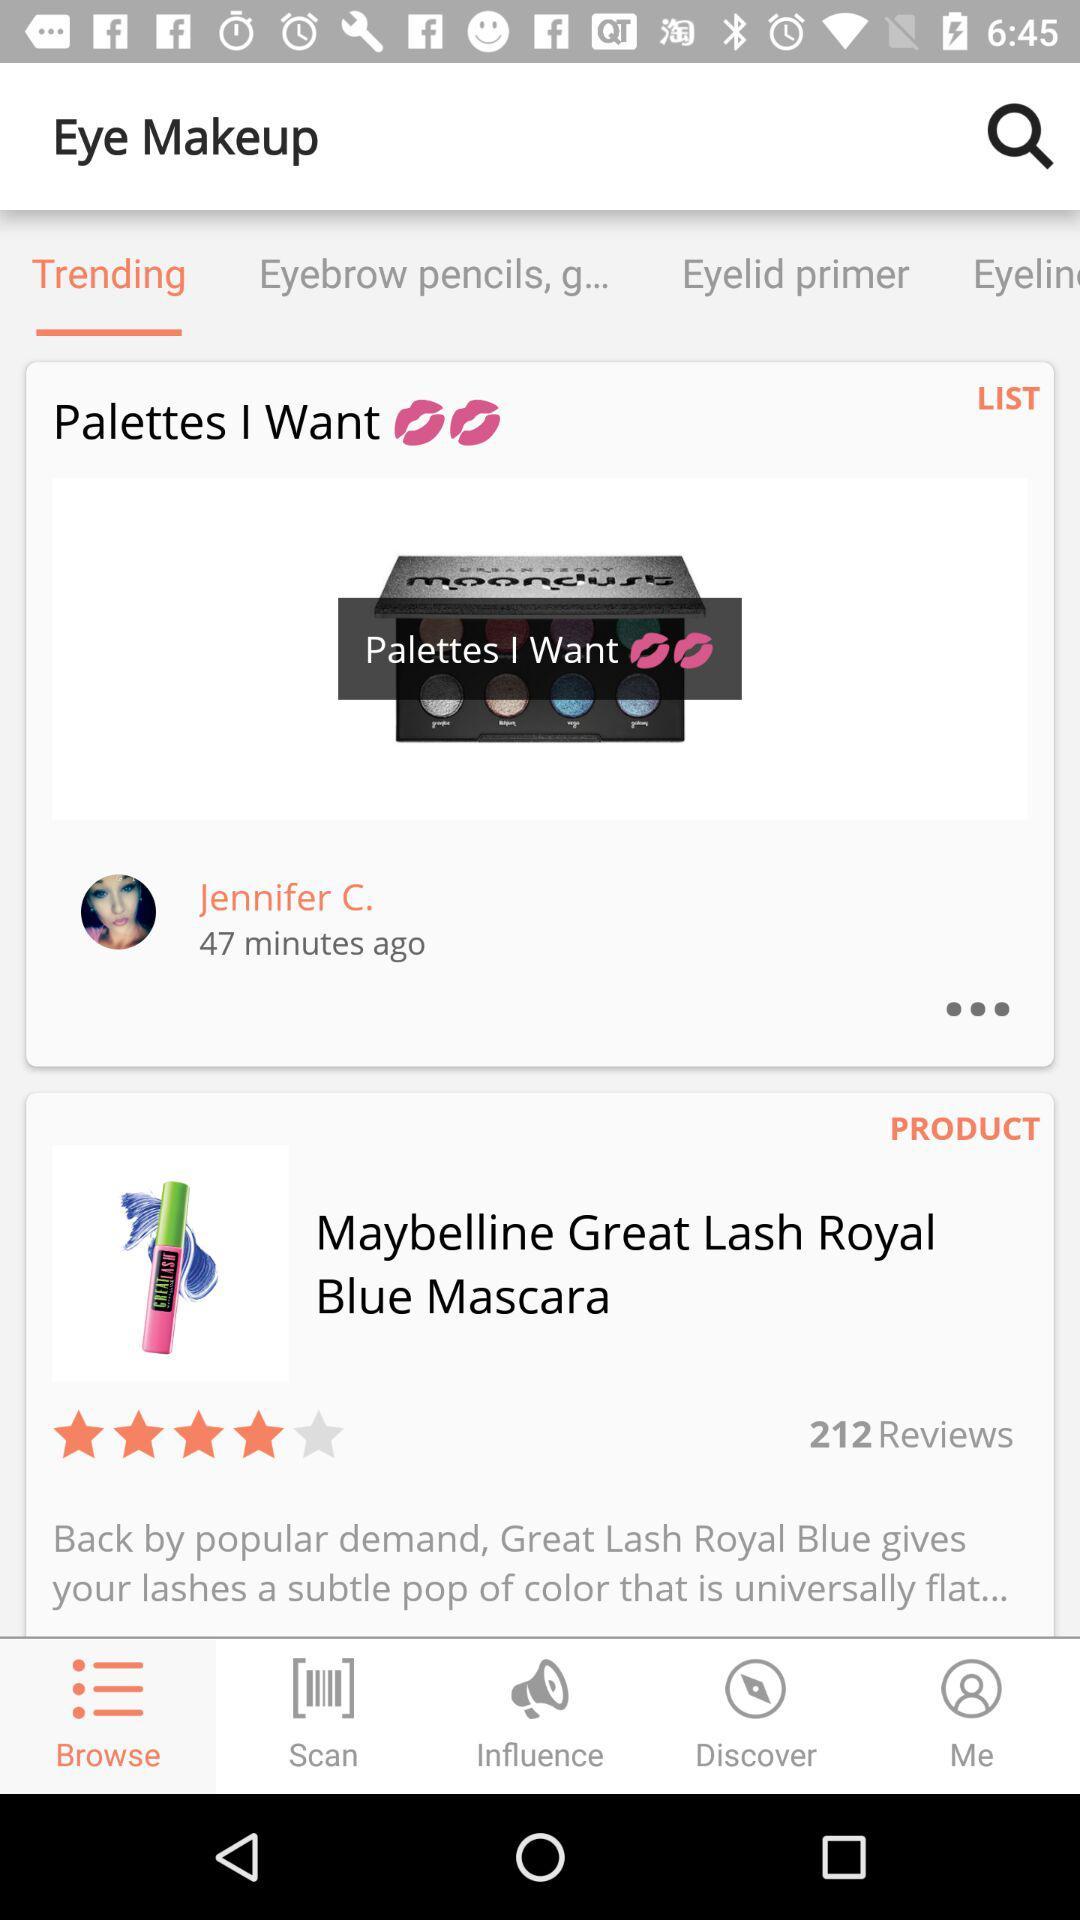  I want to click on search something, so click(1020, 135).